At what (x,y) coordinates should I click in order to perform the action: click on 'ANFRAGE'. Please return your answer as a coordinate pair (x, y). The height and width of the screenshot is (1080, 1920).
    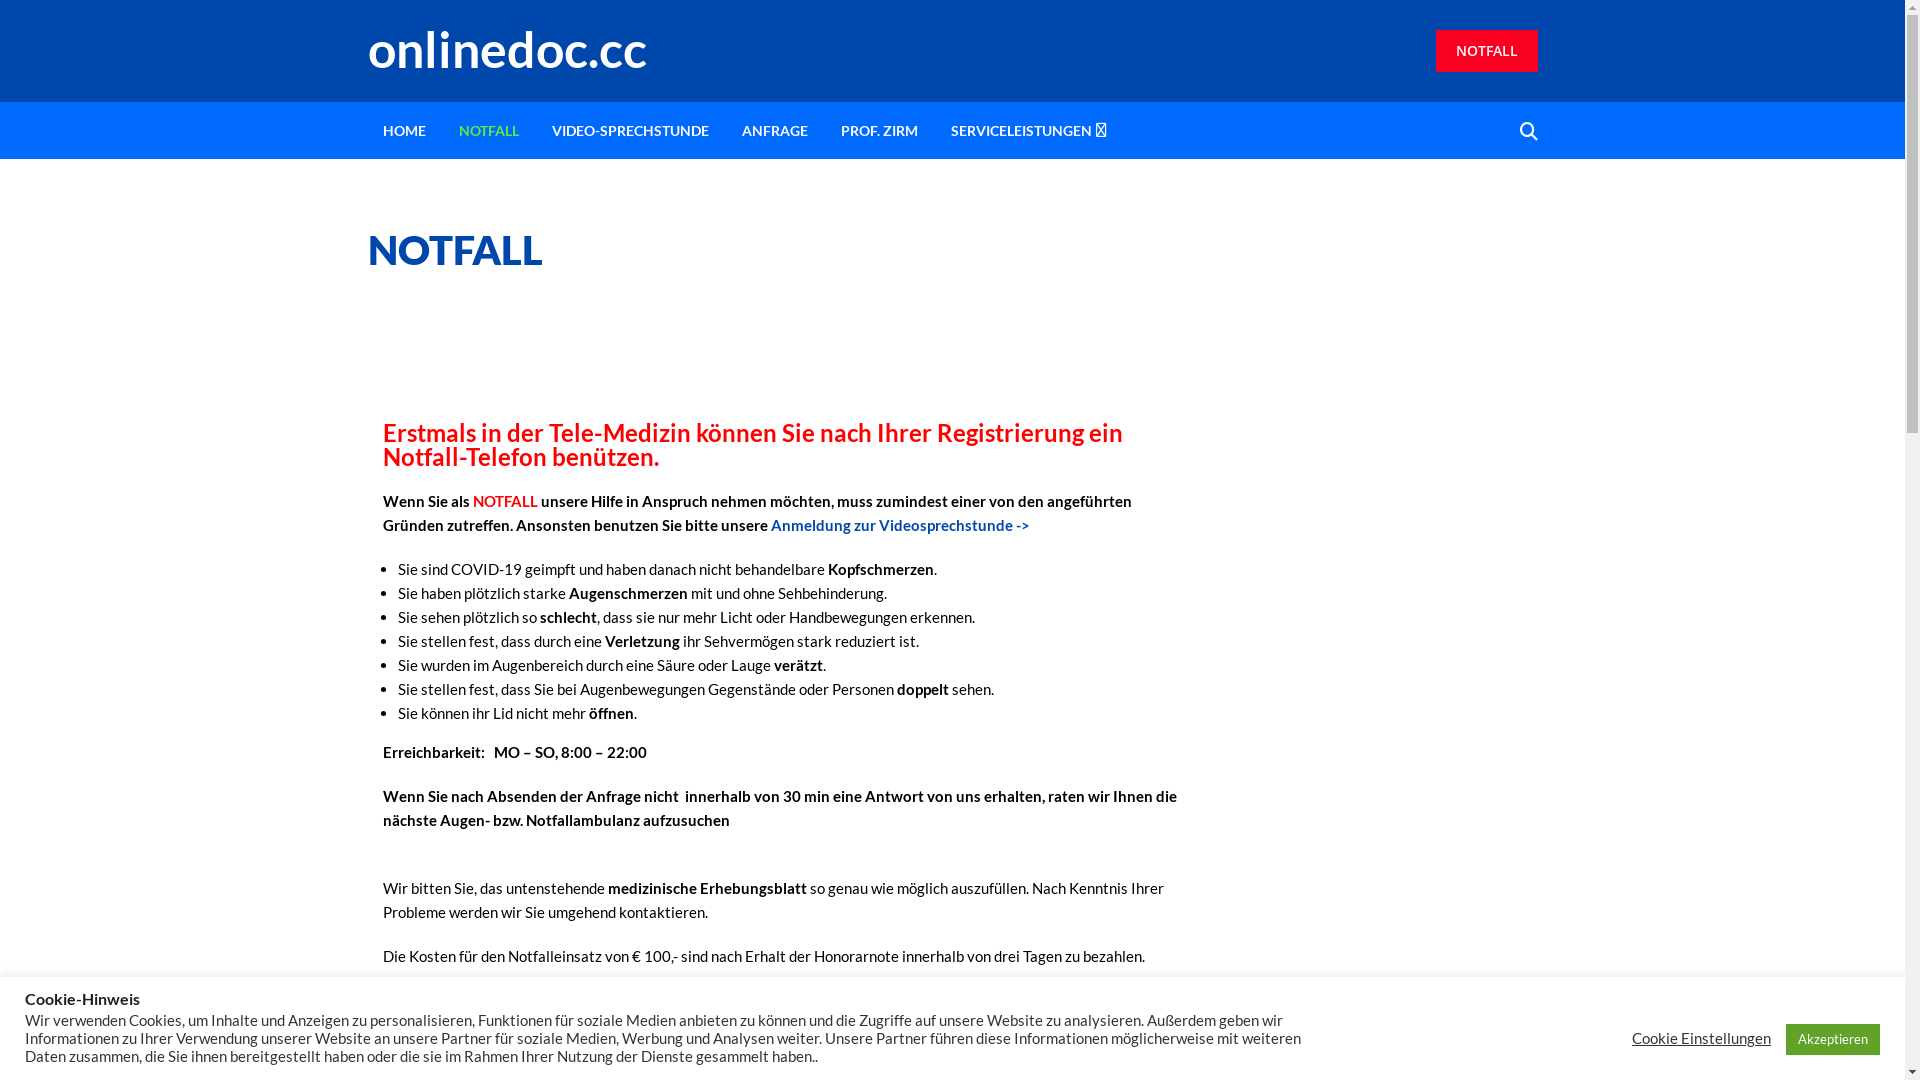
    Looking at the image, I should click on (772, 130).